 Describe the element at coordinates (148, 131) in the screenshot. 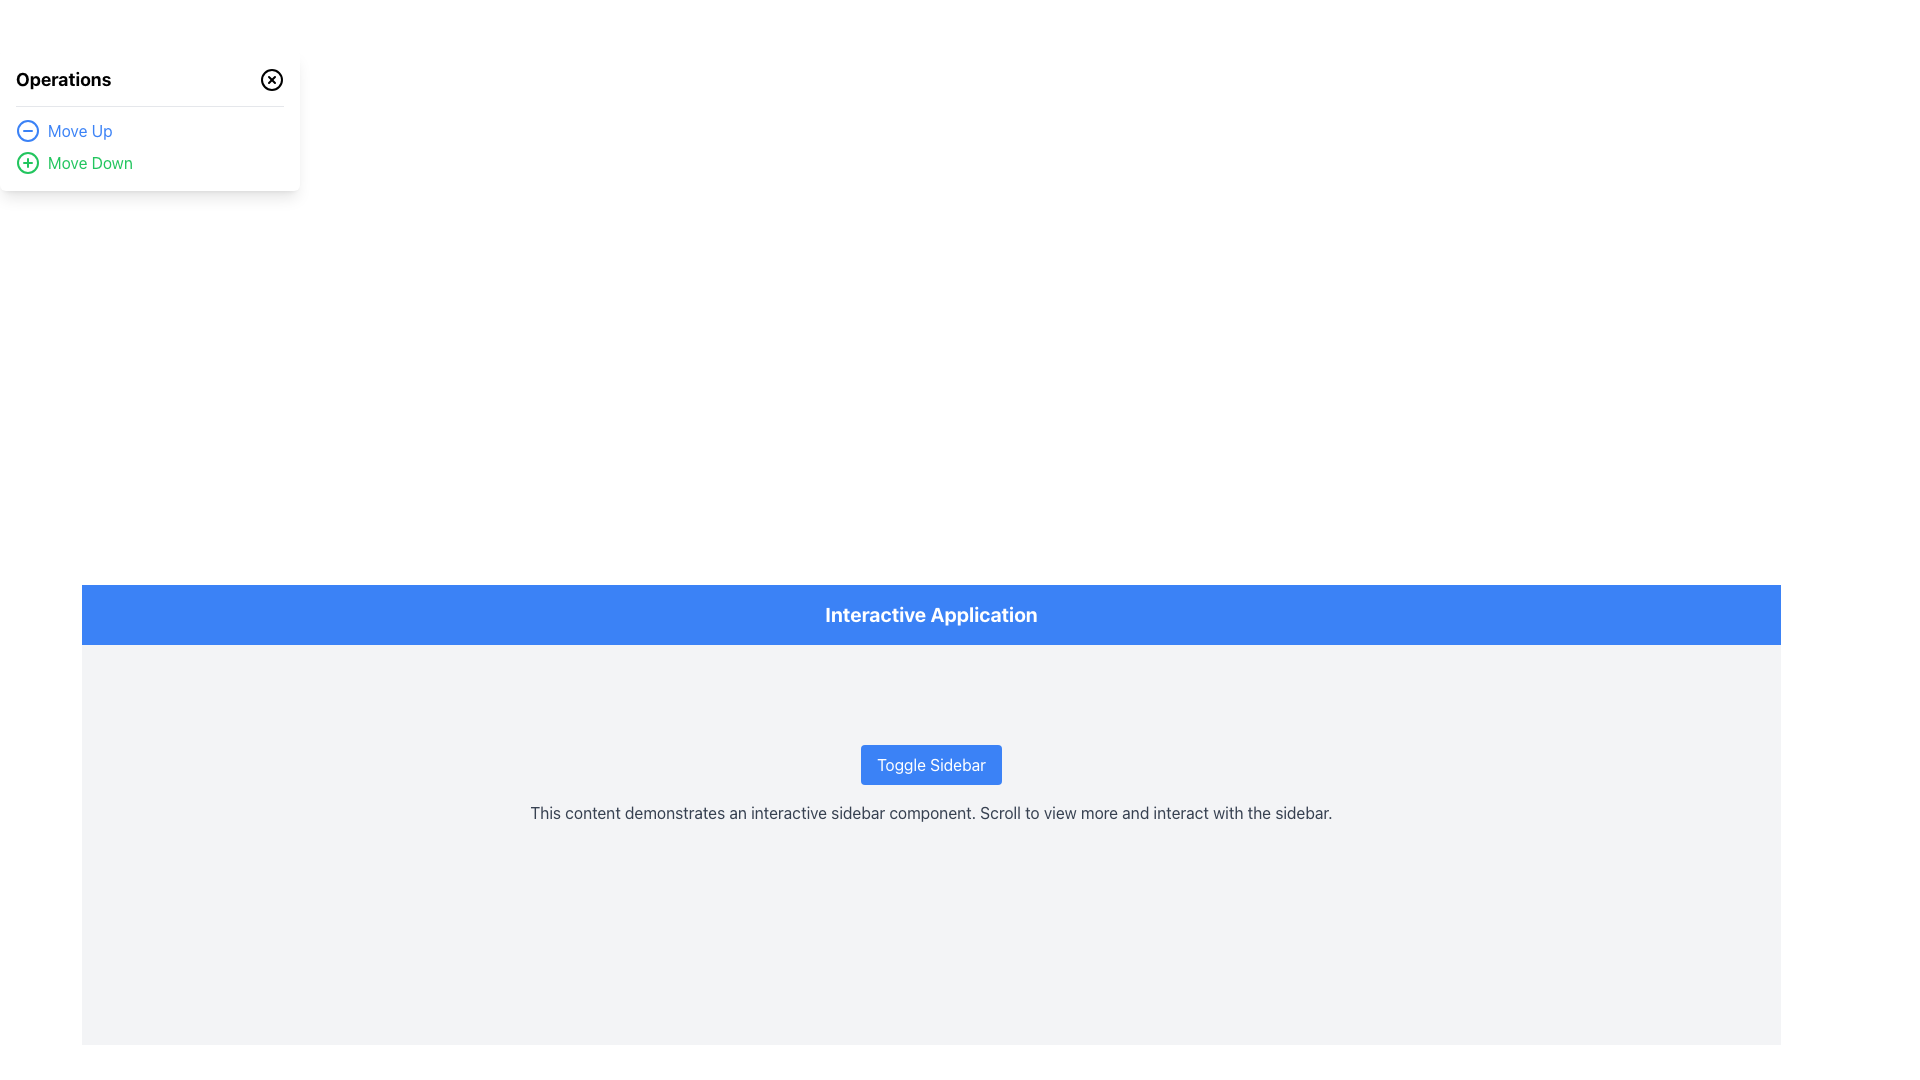

I see `the 'Move Up' button with an icon` at that location.